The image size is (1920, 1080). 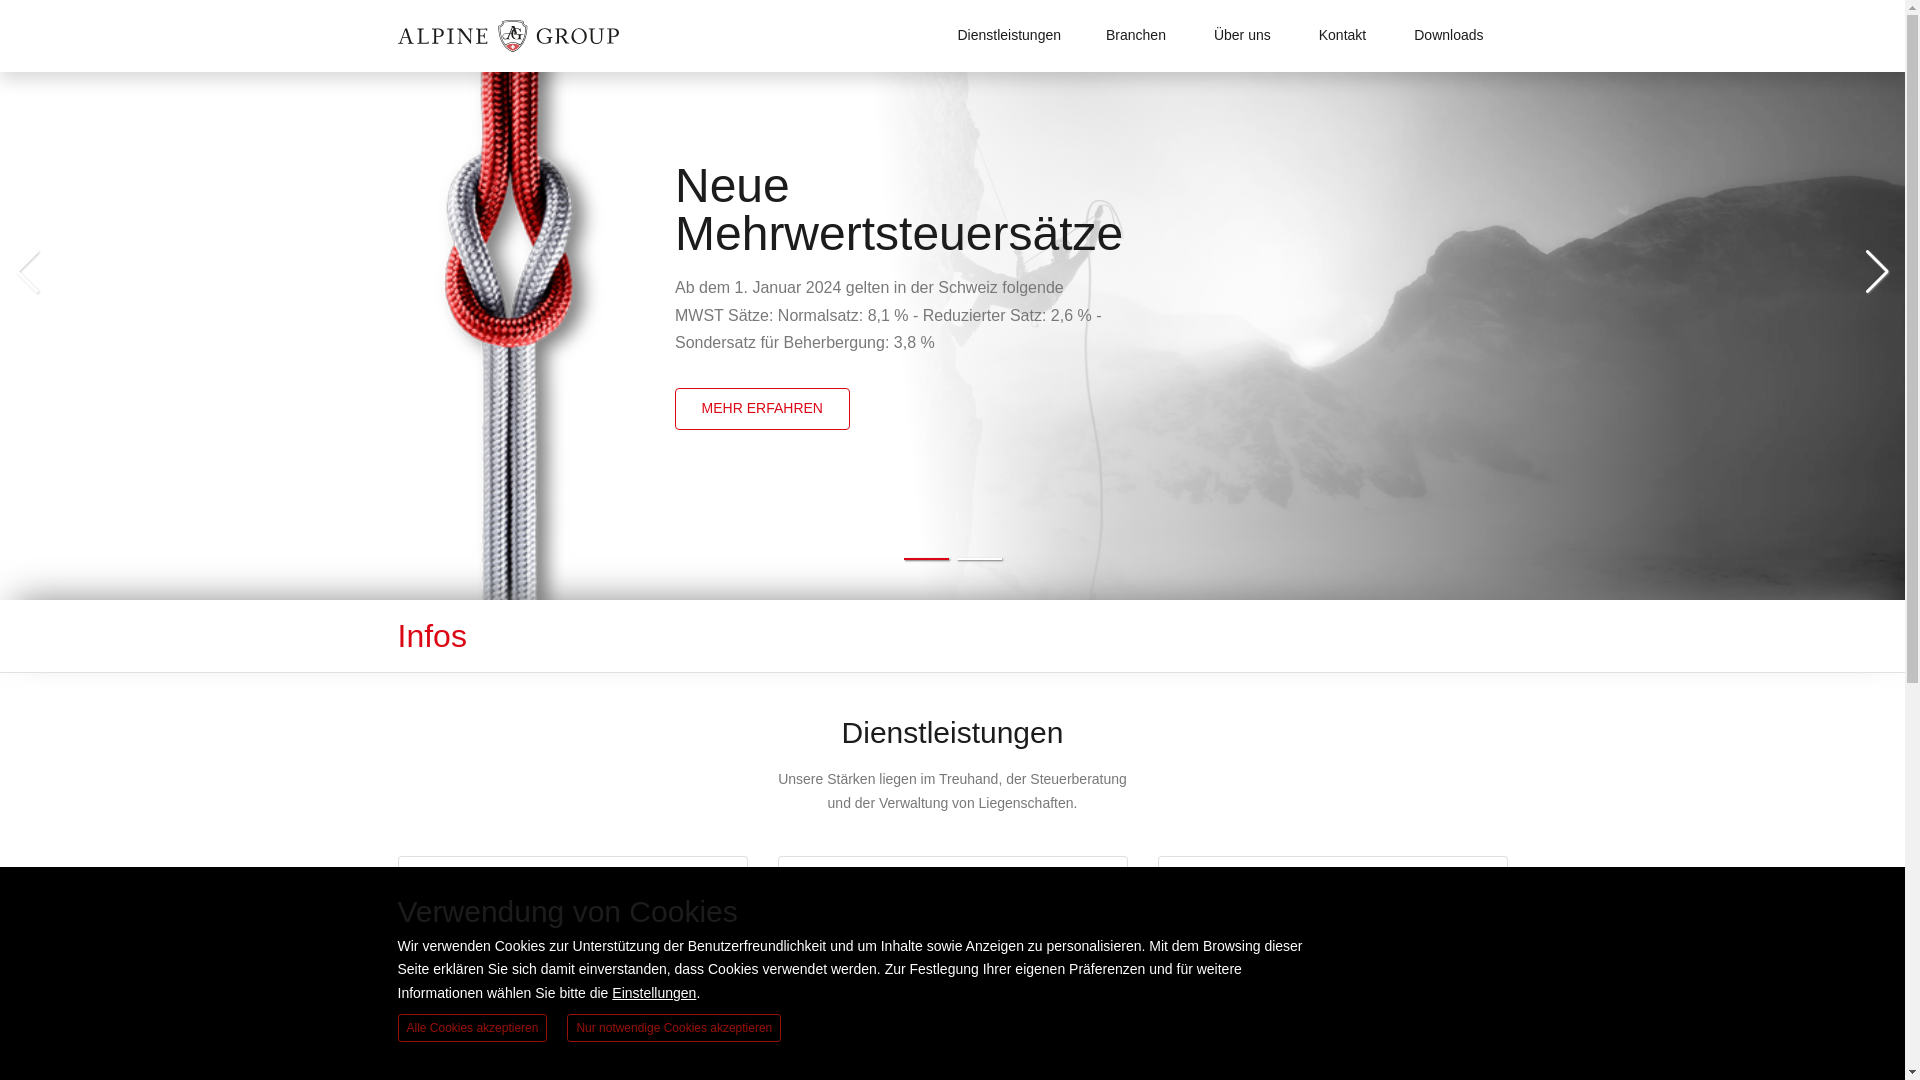 I want to click on 'Alle Cookies akzeptieren', so click(x=472, y=1028).